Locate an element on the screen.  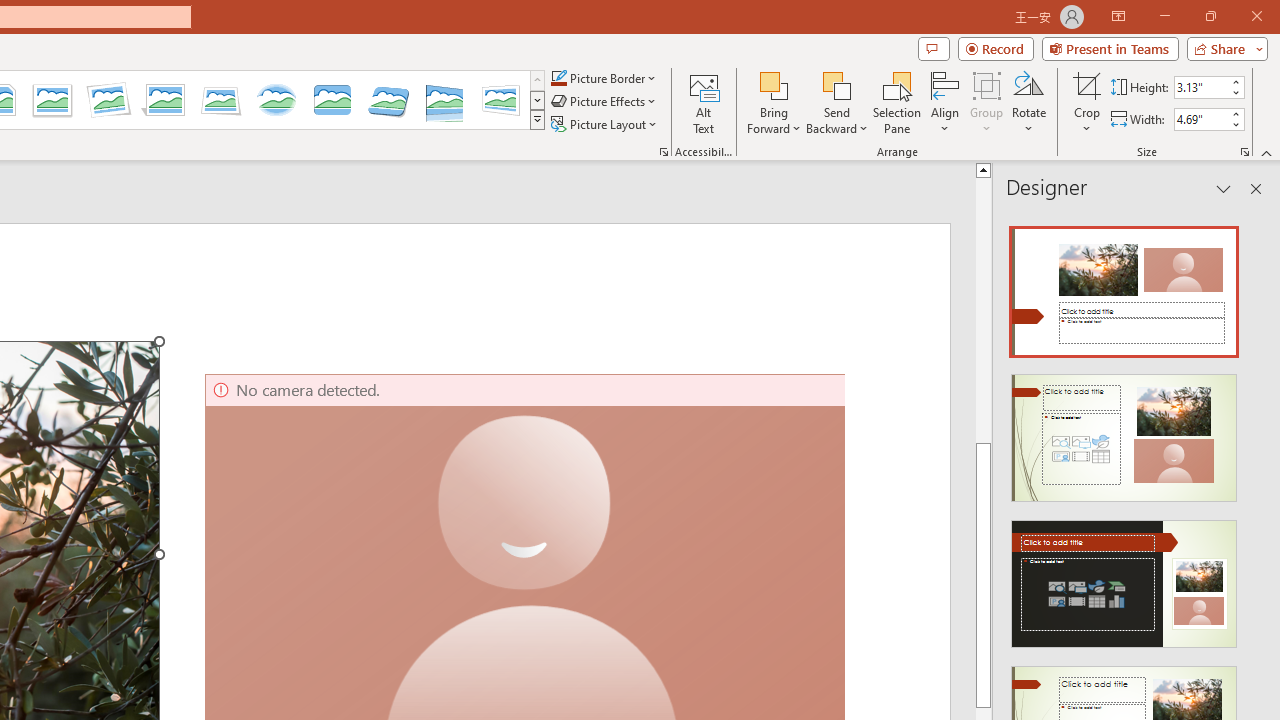
'Send Backward' is located at coordinates (837, 84).